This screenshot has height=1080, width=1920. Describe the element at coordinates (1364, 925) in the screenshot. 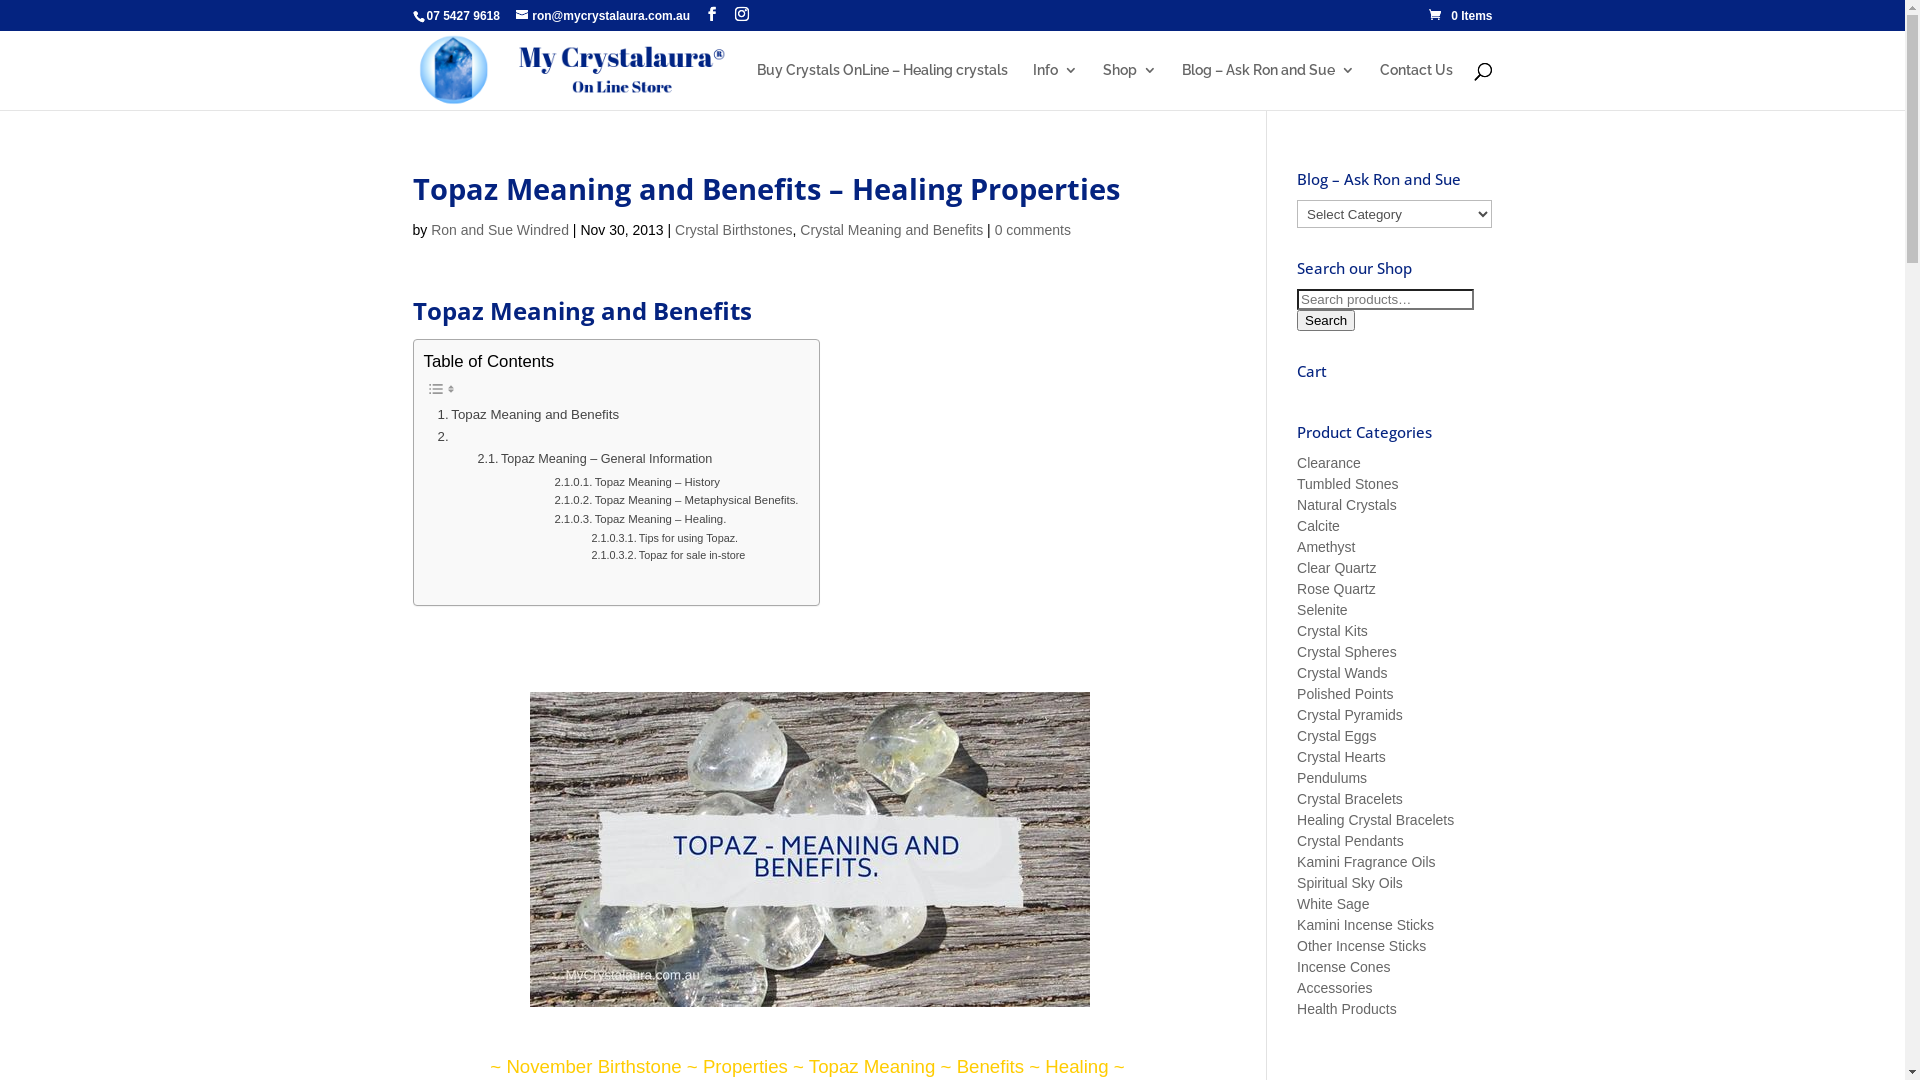

I see `'Kamini Incense Sticks'` at that location.